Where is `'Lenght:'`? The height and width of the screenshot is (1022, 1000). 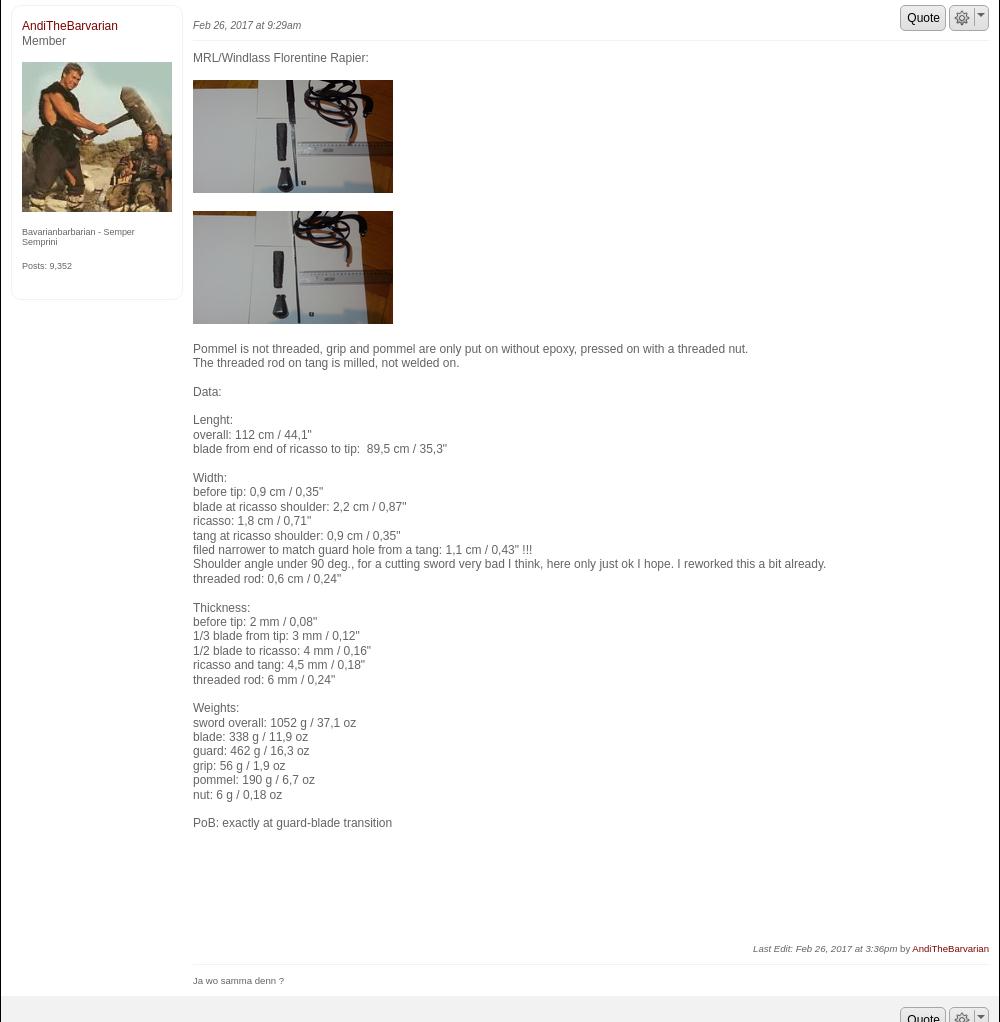 'Lenght:' is located at coordinates (212, 420).